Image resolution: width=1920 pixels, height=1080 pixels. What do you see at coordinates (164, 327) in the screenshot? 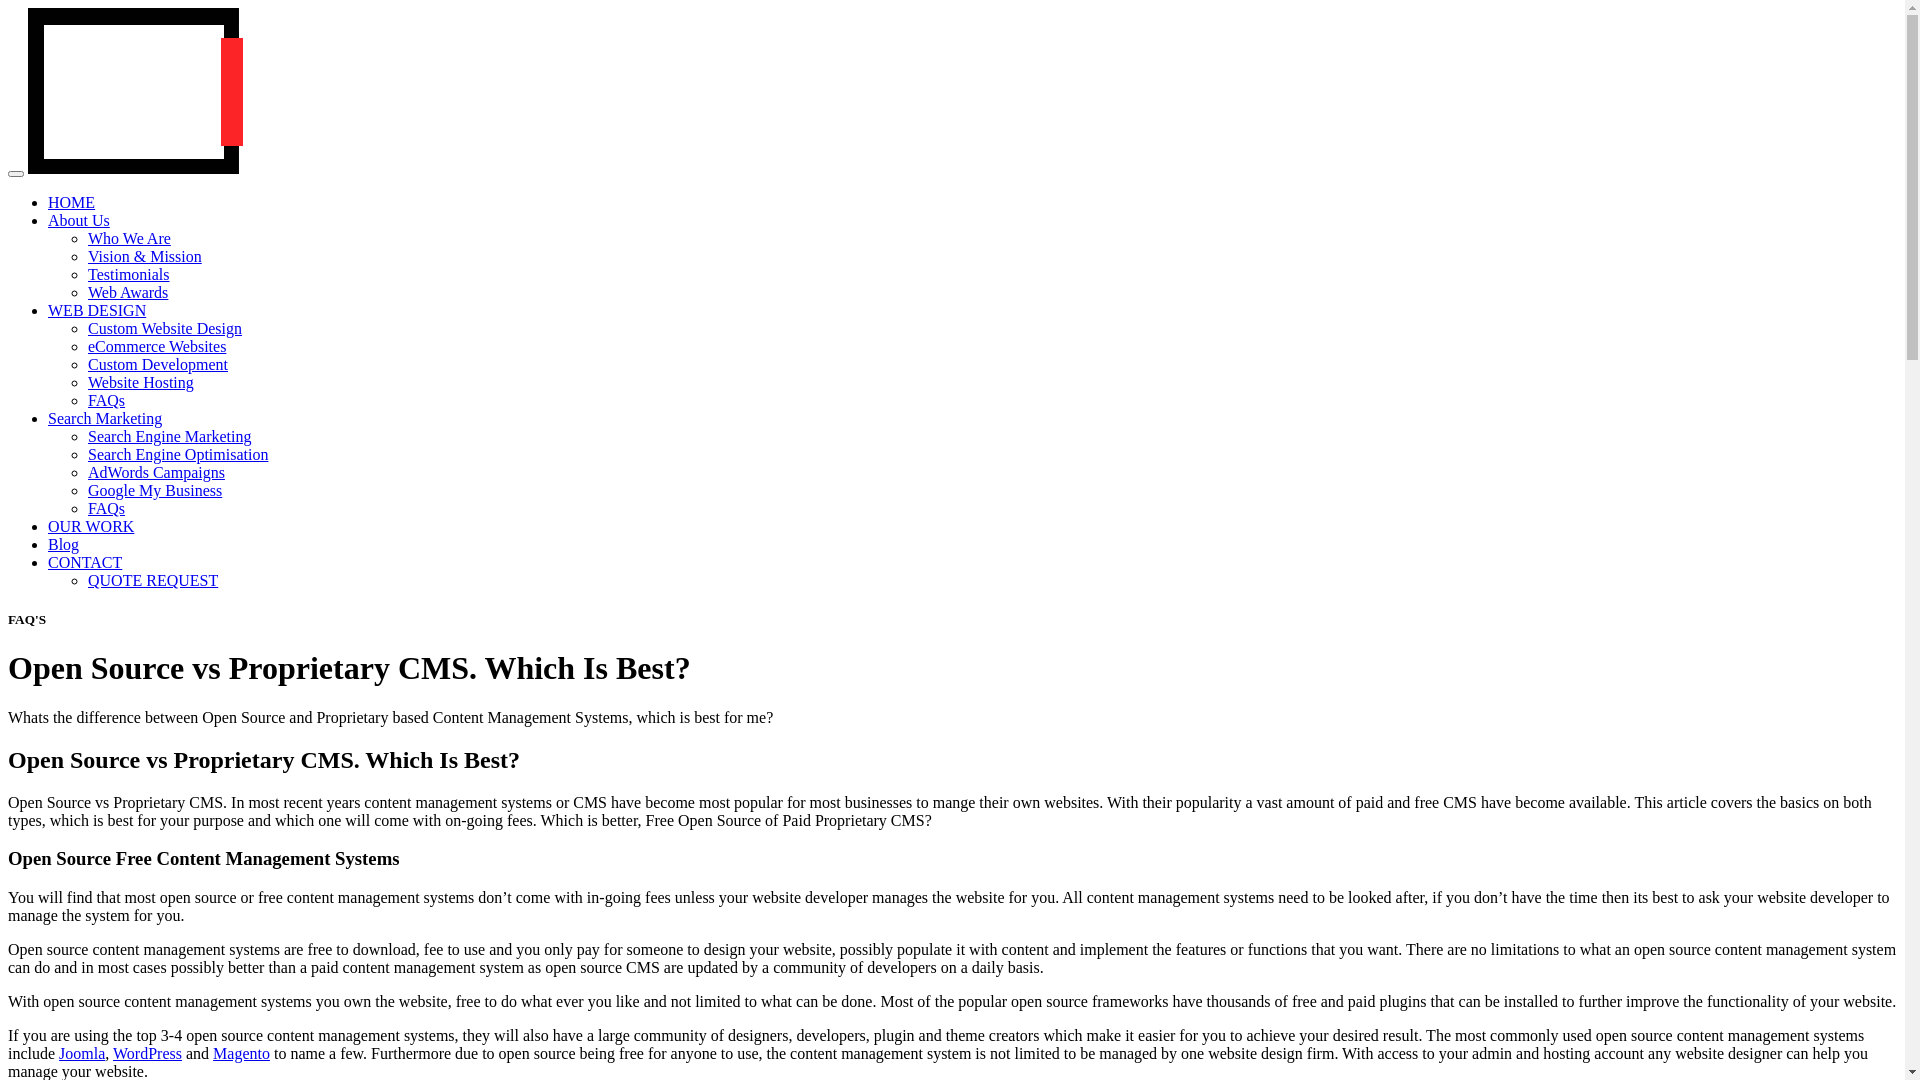
I see `'Custom Website Design'` at bounding box center [164, 327].